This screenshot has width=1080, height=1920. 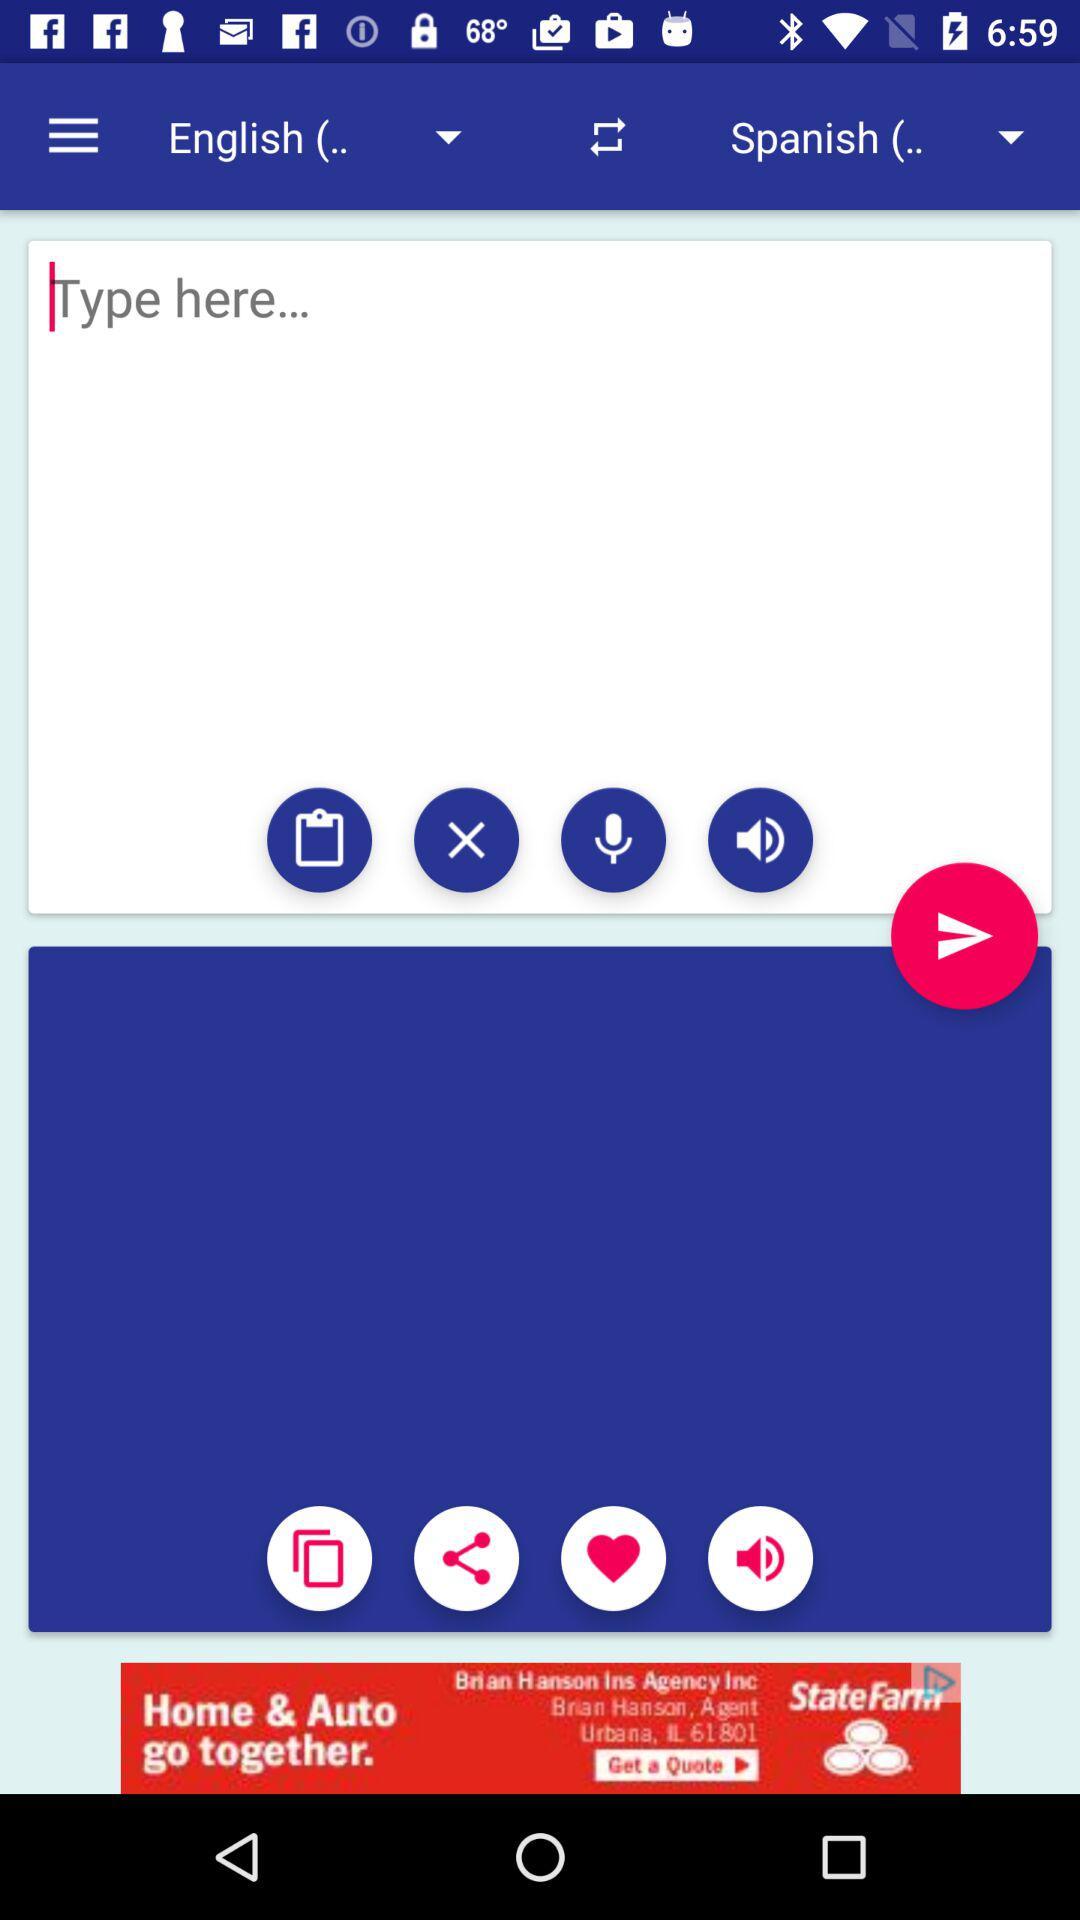 What do you see at coordinates (612, 840) in the screenshot?
I see `choose audio button` at bounding box center [612, 840].